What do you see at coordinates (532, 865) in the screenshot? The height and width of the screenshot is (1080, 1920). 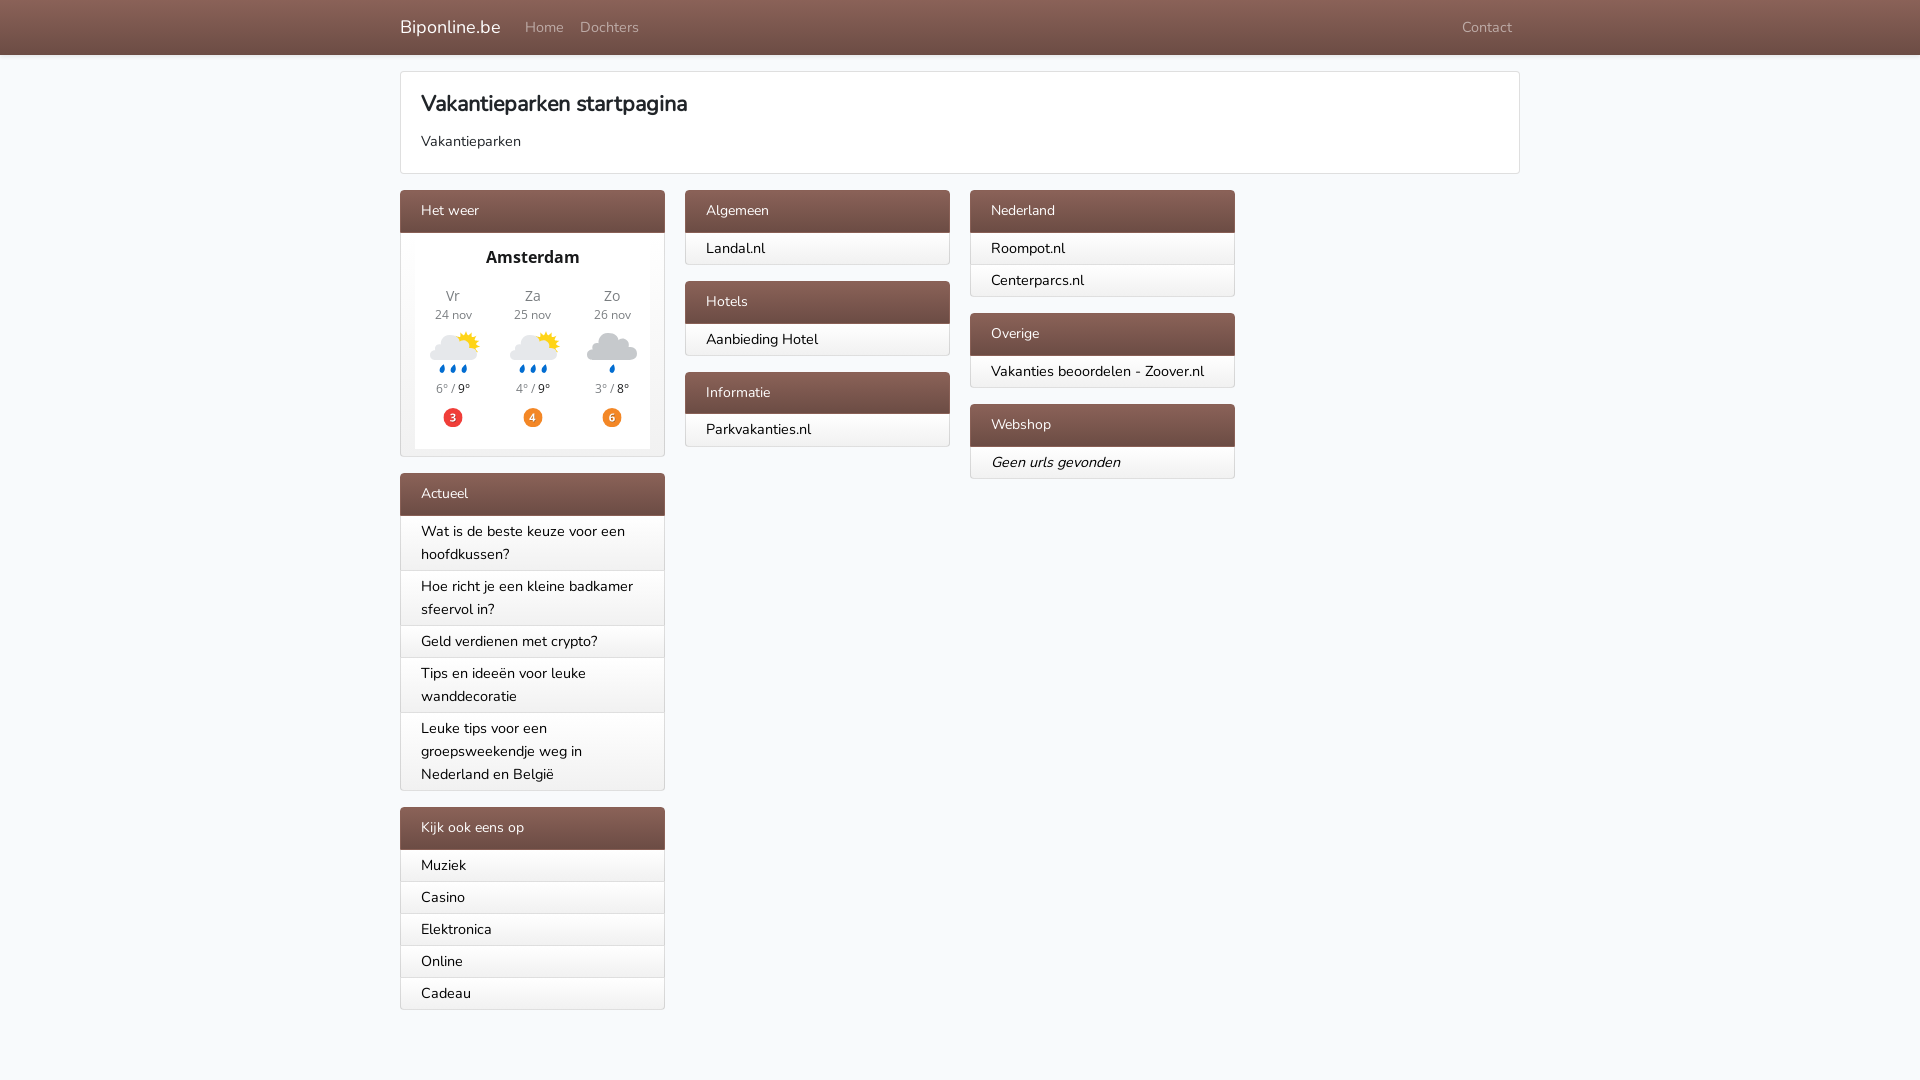 I see `'Muziek'` at bounding box center [532, 865].